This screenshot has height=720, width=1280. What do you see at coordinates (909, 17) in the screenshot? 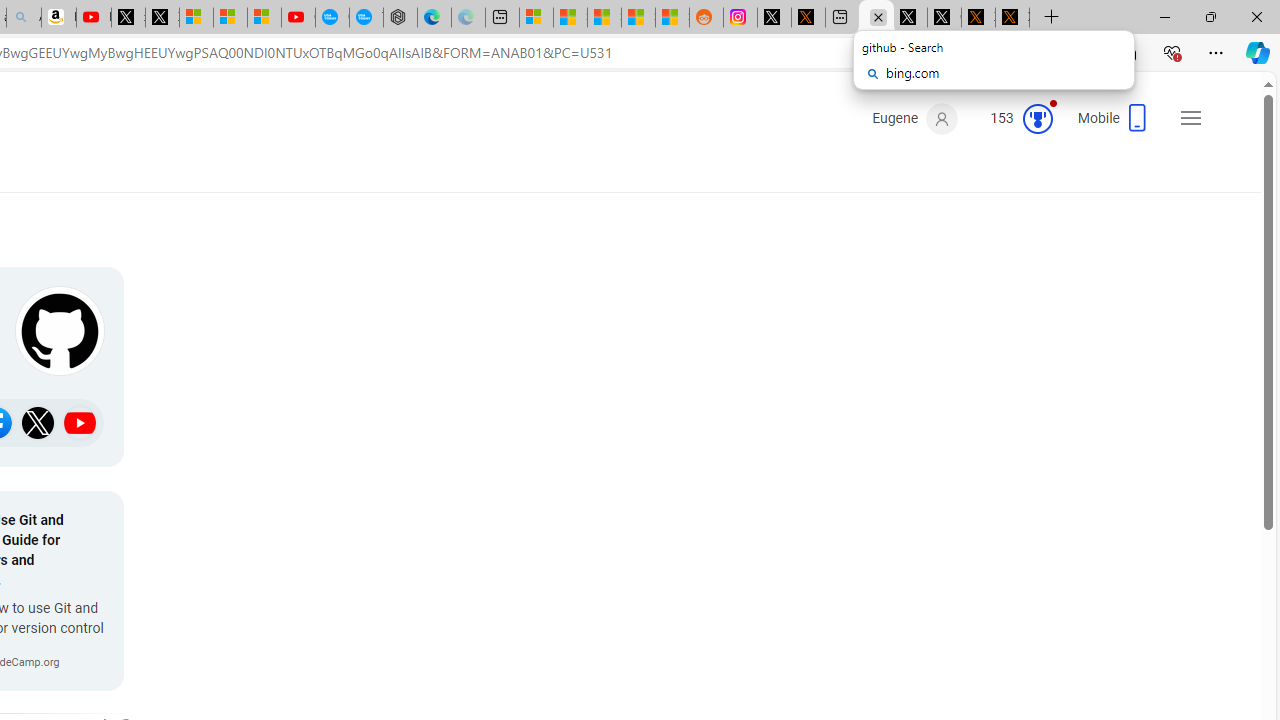
I see `'Profile / X'` at bounding box center [909, 17].